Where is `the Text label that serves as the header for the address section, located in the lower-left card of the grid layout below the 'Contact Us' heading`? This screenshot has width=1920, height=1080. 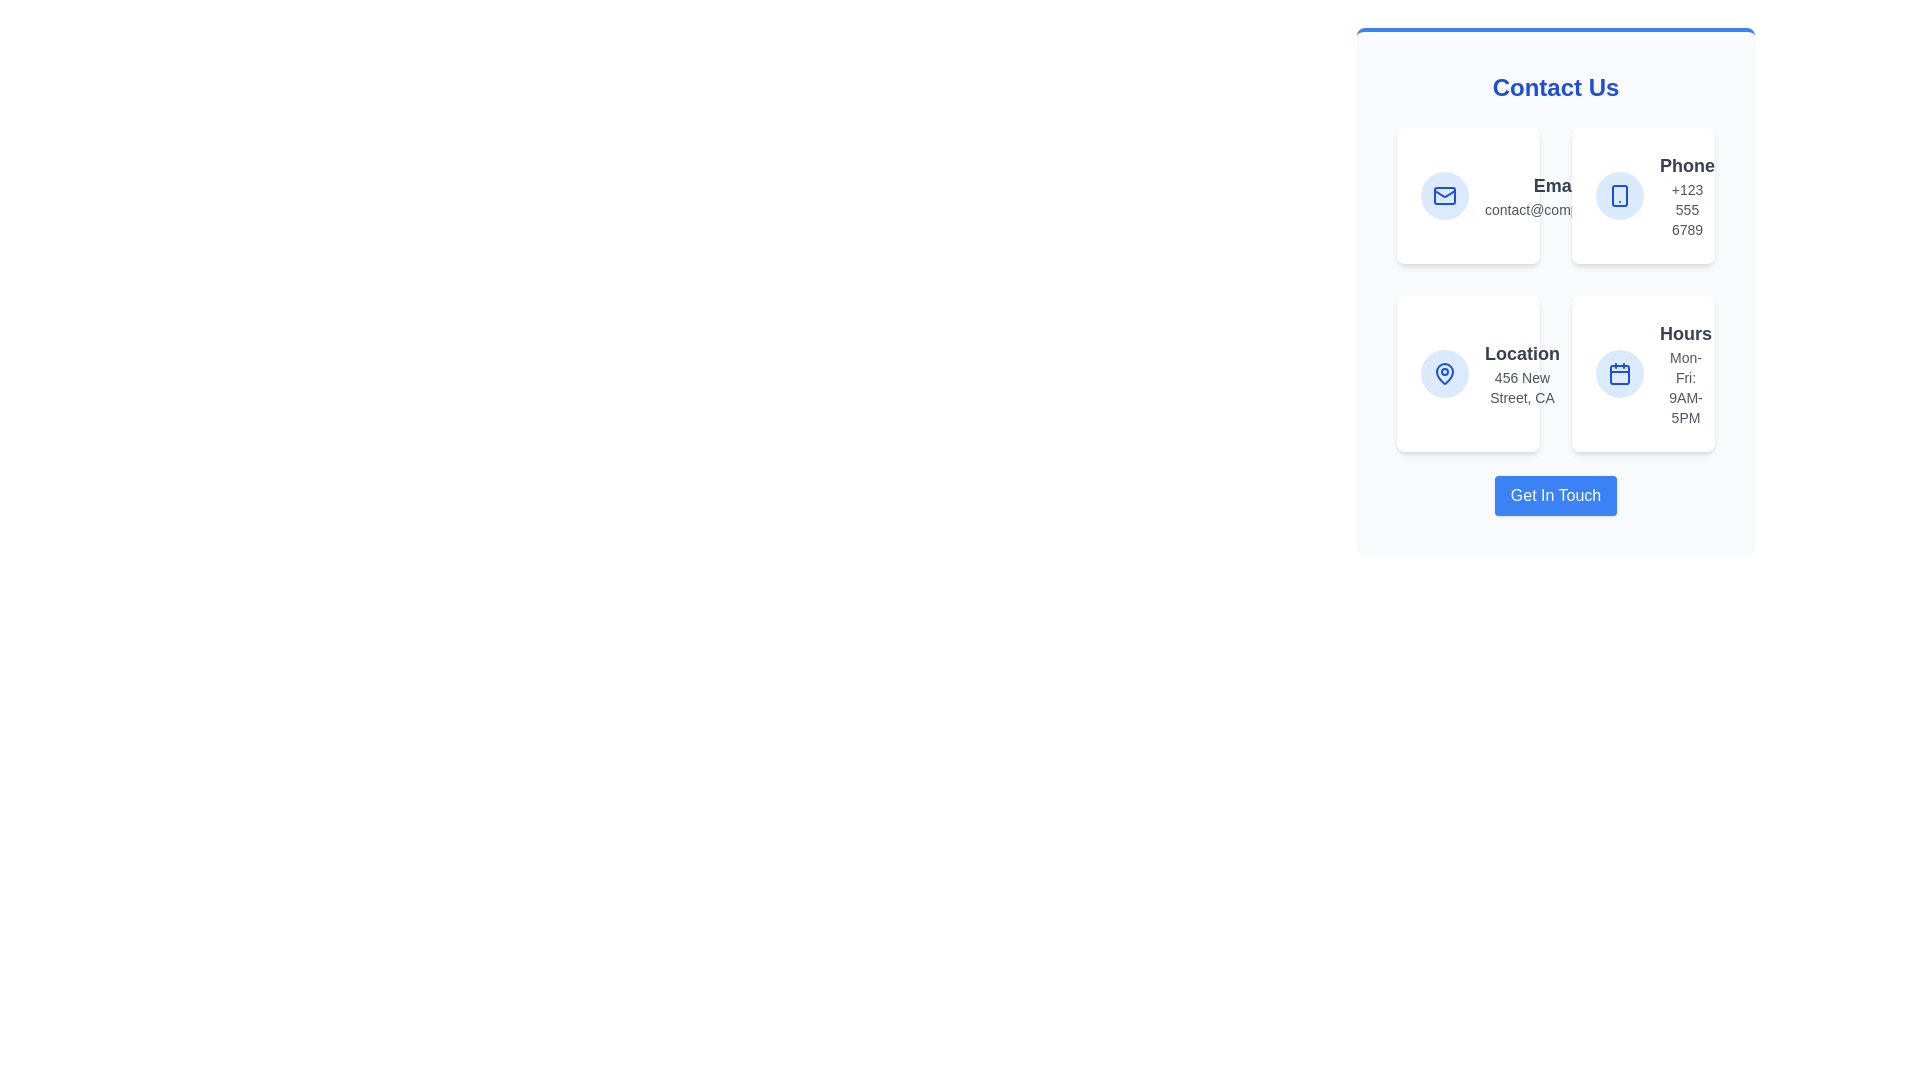 the Text label that serves as the header for the address section, located in the lower-left card of the grid layout below the 'Contact Us' heading is located at coordinates (1521, 353).